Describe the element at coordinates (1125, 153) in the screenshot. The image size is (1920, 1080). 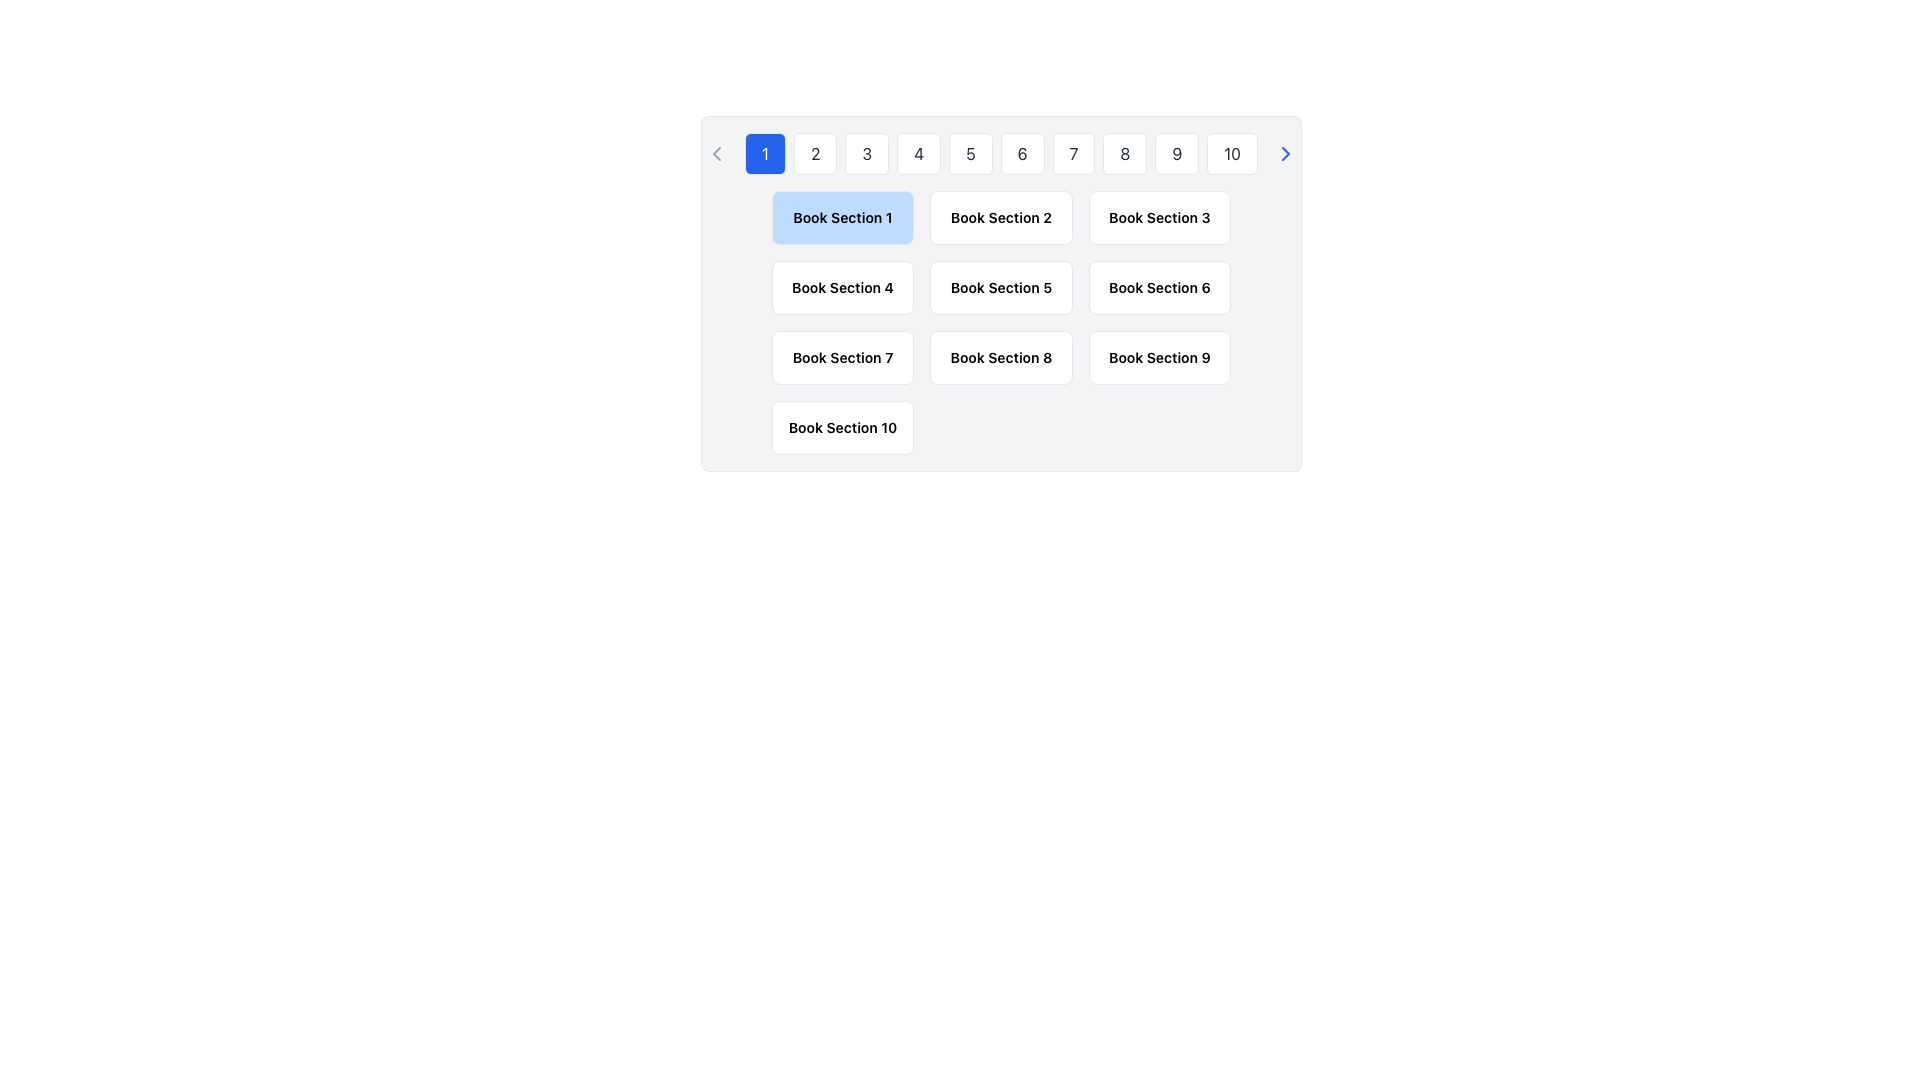
I see `the eighth button in the horizontal sequence of numbered buttons to trigger visual feedback` at that location.